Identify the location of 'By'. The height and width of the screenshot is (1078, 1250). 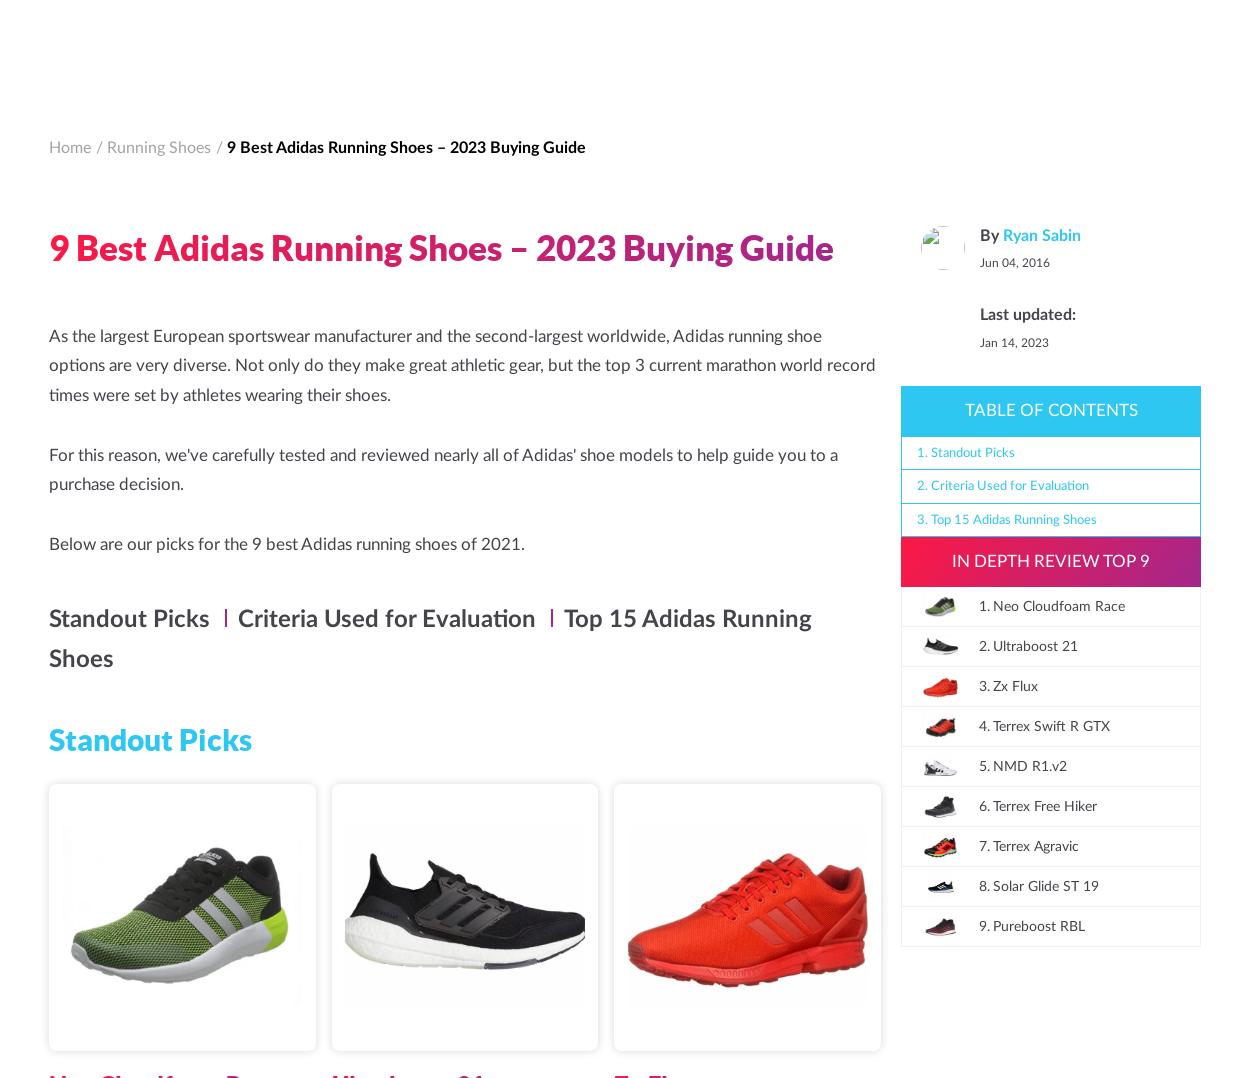
(128, 1059).